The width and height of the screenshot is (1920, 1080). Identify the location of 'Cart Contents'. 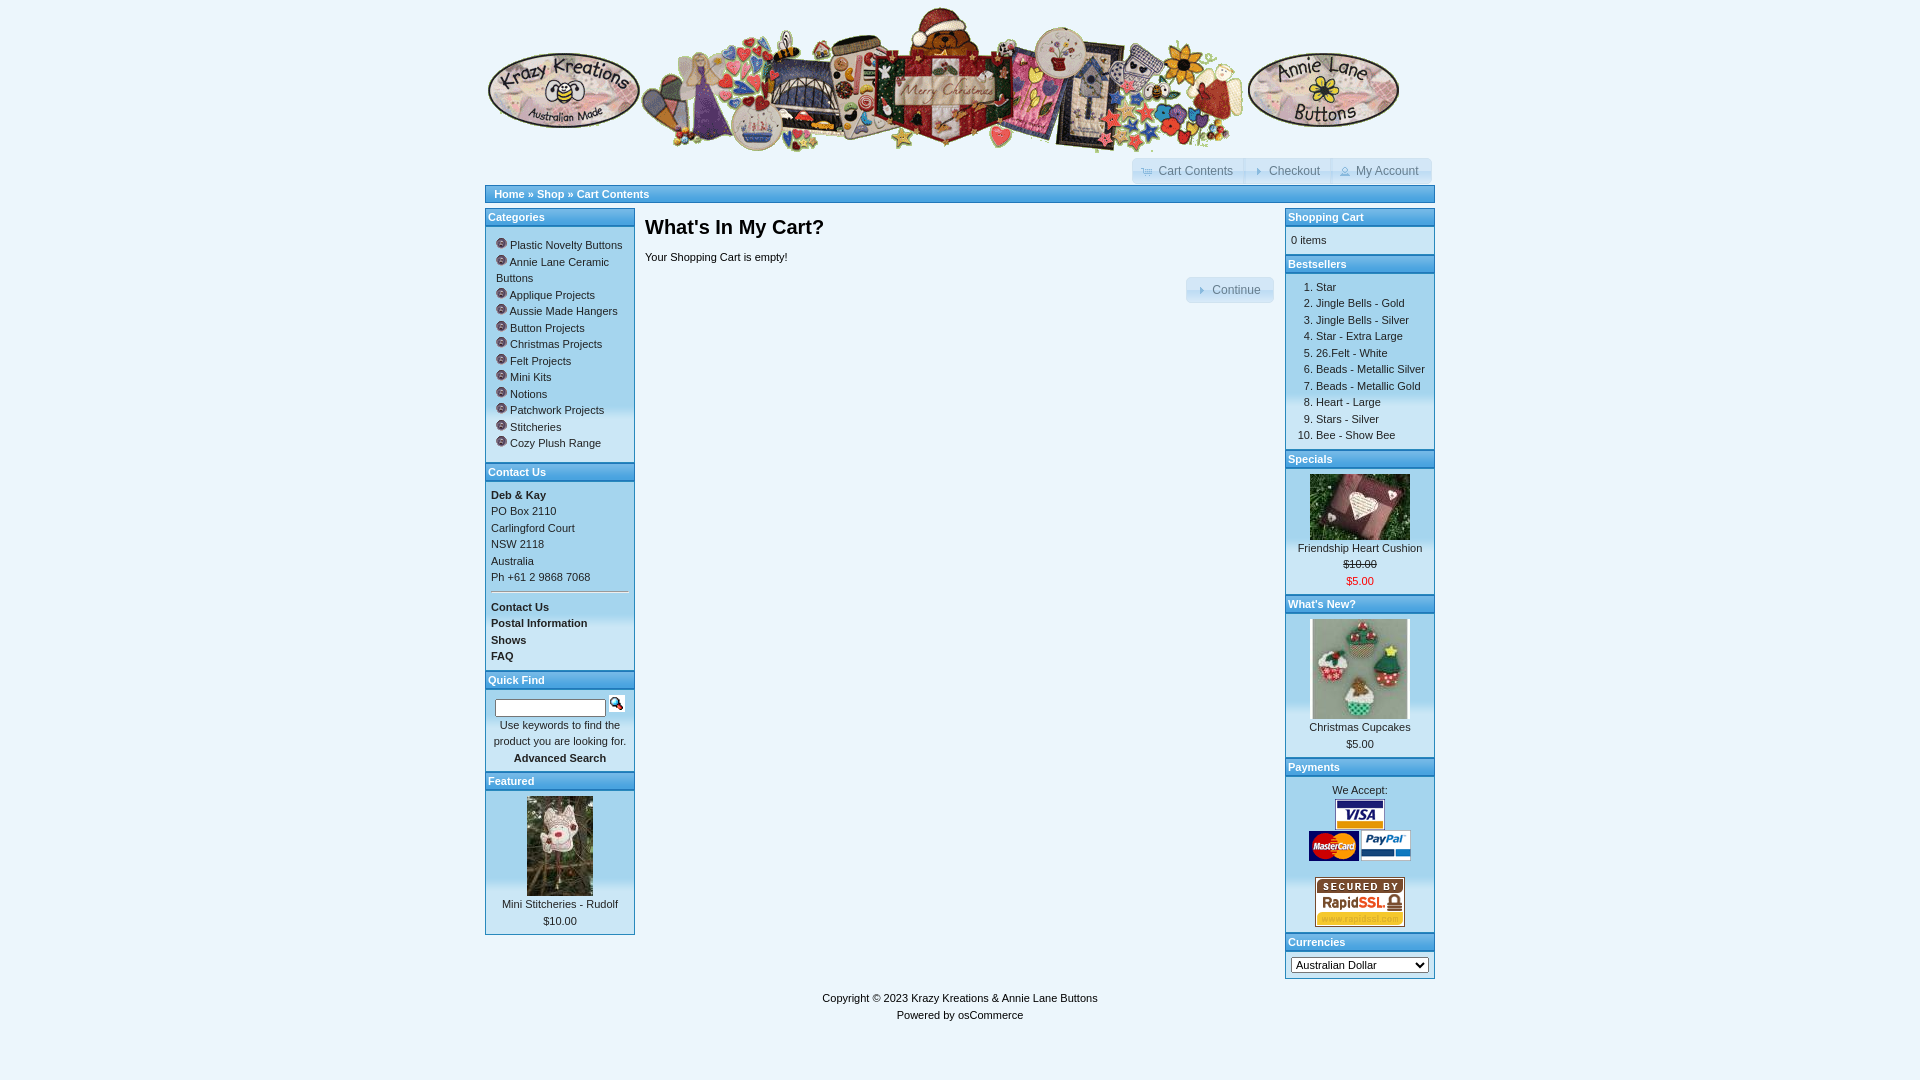
(1189, 169).